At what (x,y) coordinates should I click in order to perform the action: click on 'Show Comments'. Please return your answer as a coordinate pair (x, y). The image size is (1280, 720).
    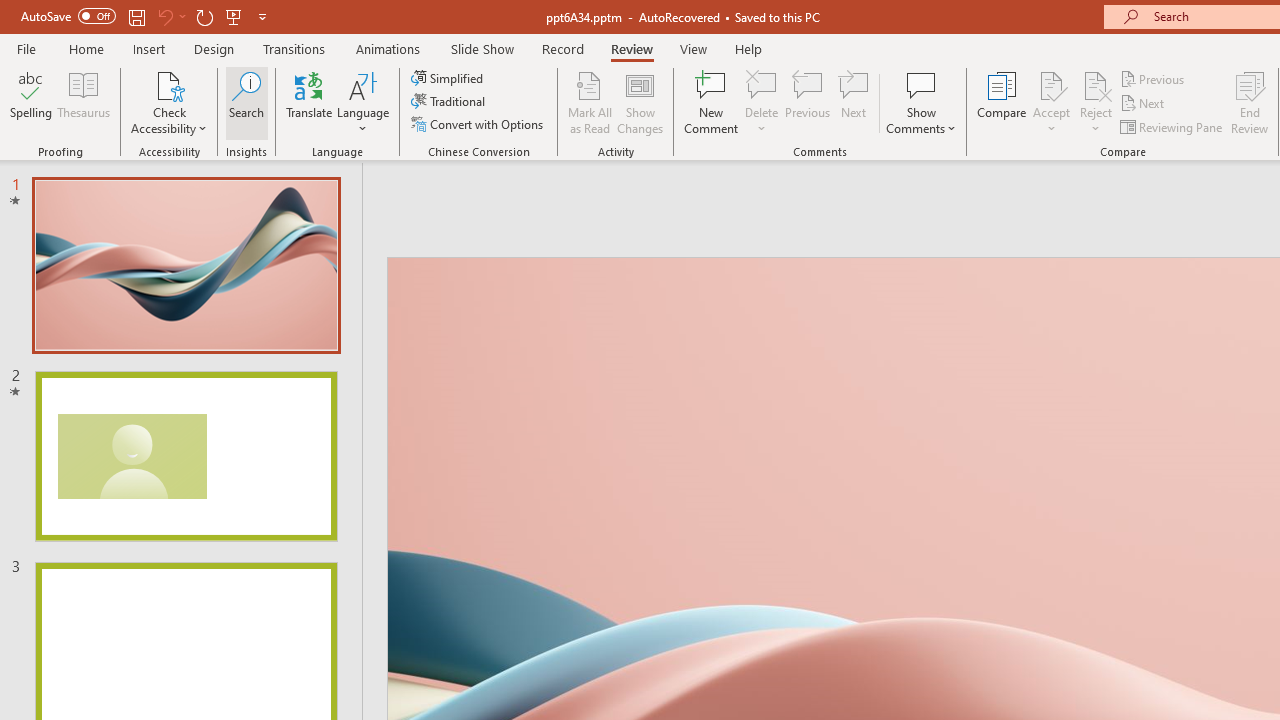
    Looking at the image, I should click on (920, 84).